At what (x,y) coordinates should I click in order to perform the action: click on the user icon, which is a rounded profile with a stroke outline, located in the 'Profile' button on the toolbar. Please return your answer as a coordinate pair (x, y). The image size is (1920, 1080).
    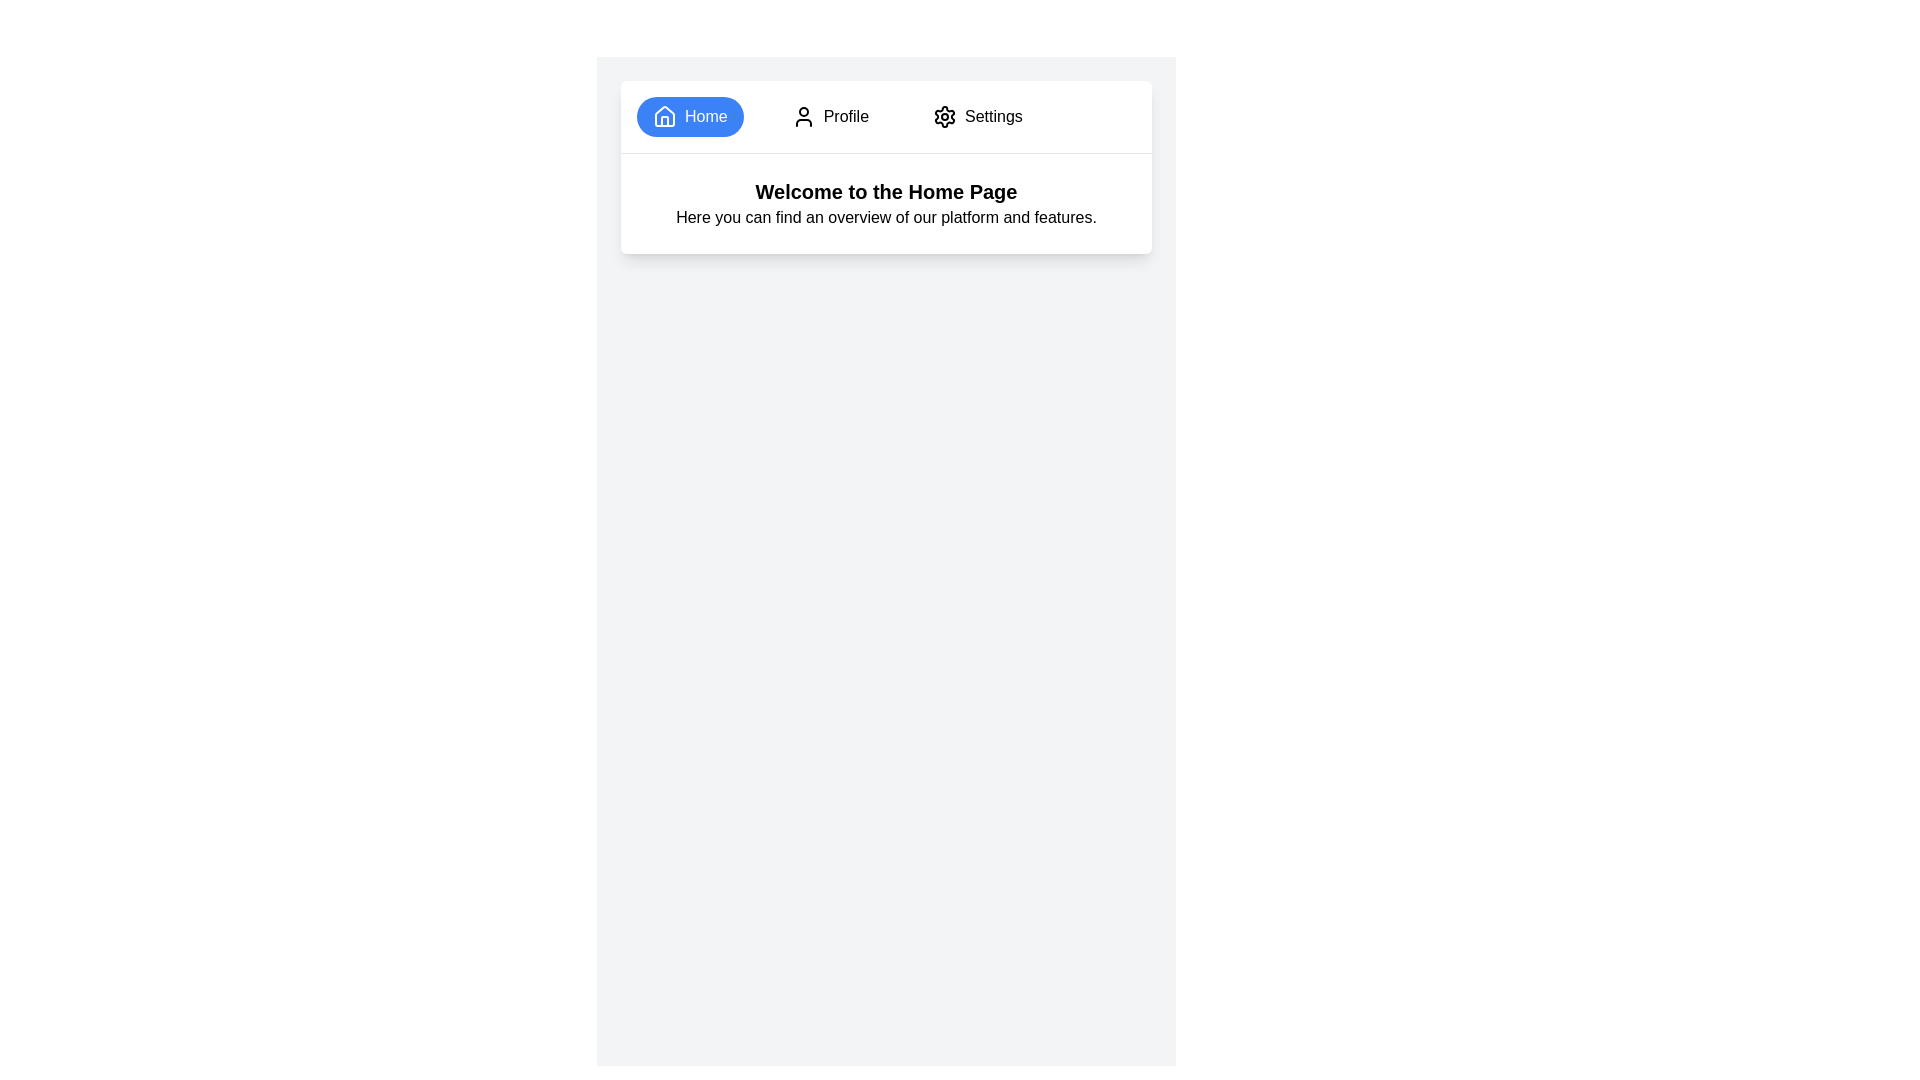
    Looking at the image, I should click on (803, 116).